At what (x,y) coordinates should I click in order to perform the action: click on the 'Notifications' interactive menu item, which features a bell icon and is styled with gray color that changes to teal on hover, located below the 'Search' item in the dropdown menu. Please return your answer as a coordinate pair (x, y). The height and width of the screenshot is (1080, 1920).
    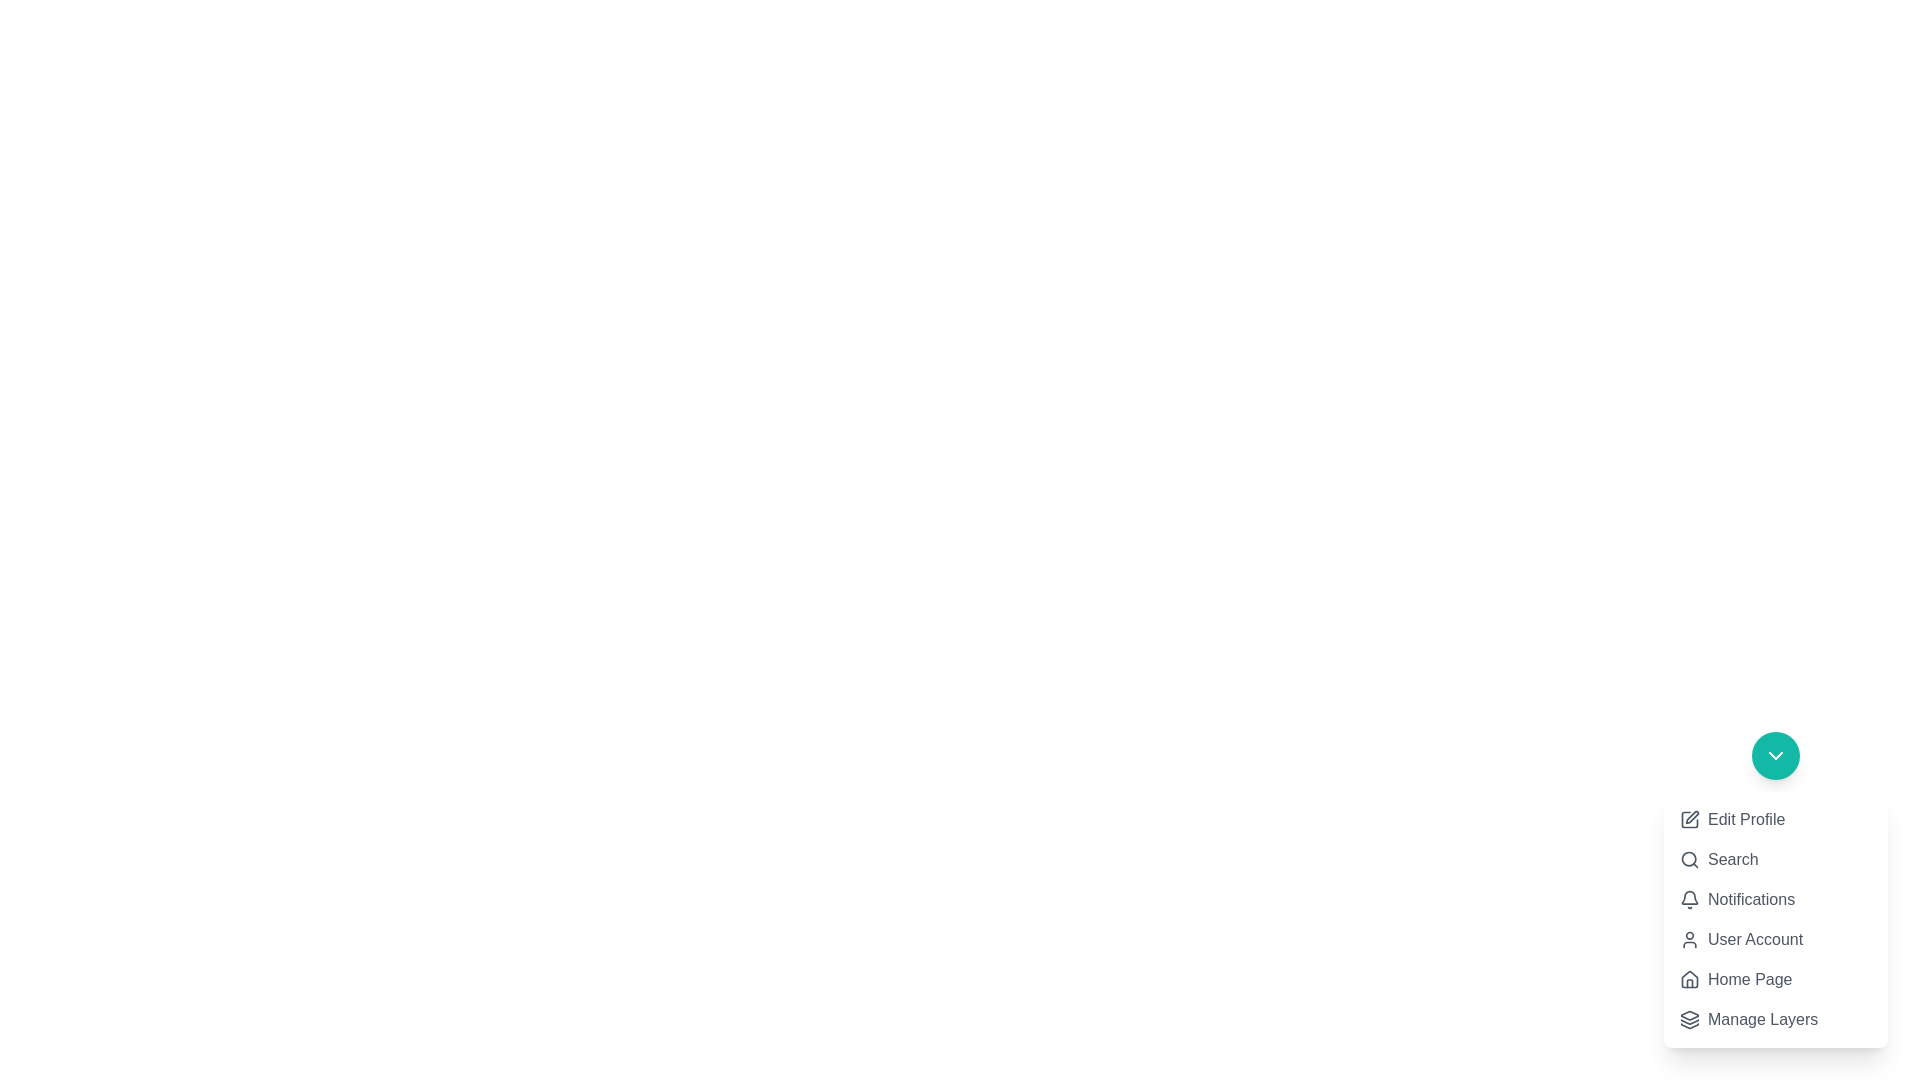
    Looking at the image, I should click on (1736, 898).